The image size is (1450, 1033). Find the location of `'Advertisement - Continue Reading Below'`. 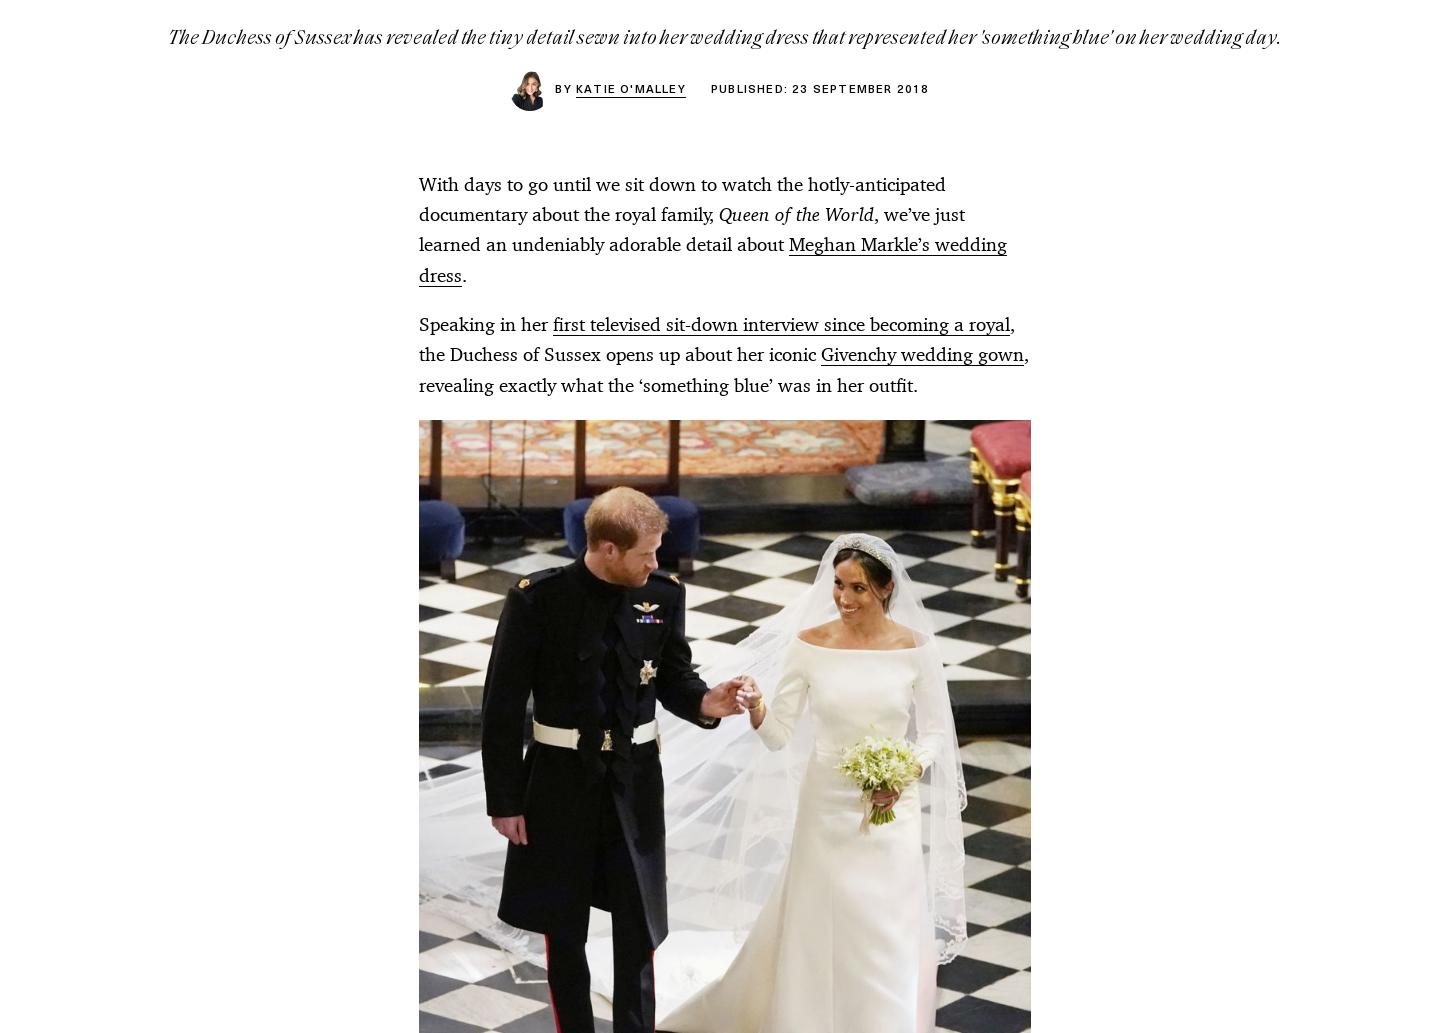

'Advertisement - Continue Reading Below' is located at coordinates (725, 248).